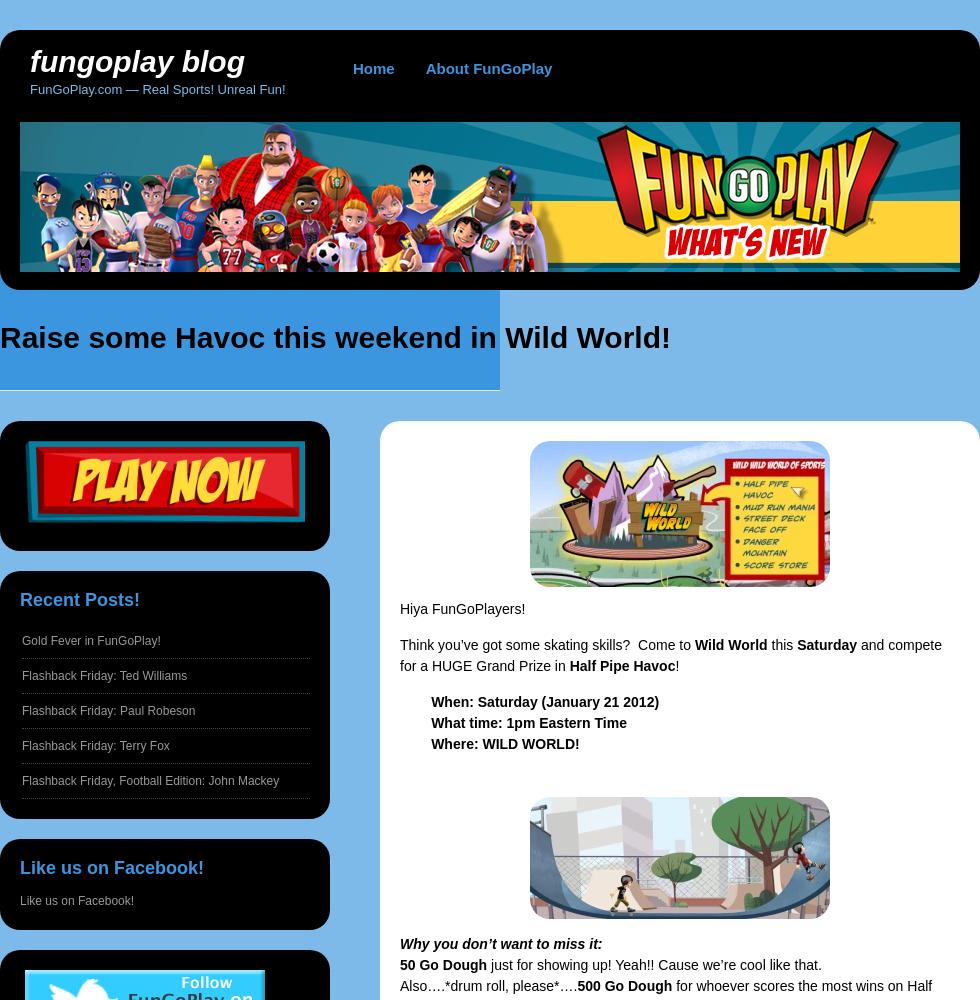 This screenshot has width=980, height=1000. Describe the element at coordinates (431, 743) in the screenshot. I see `'Where: WILD WORLD!'` at that location.